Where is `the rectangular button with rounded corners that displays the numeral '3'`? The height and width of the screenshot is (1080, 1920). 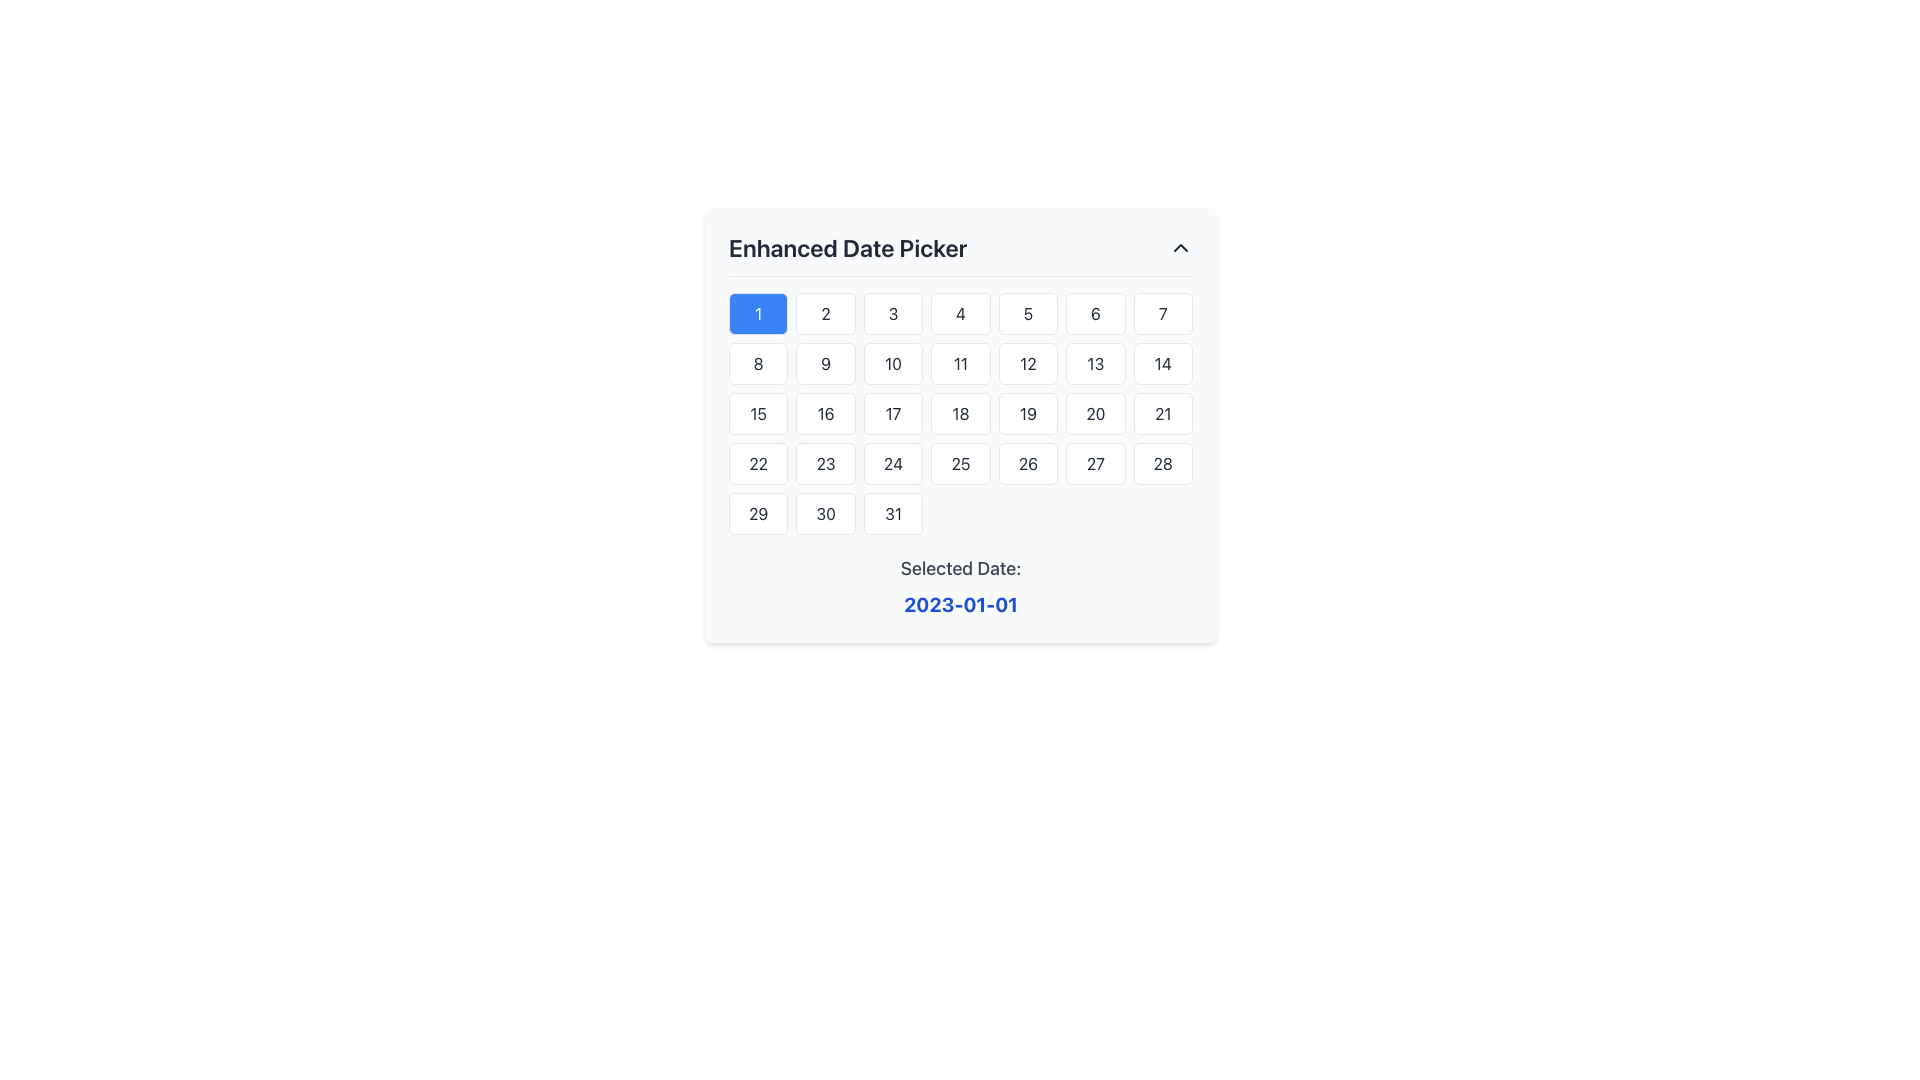
the rectangular button with rounded corners that displays the numeral '3' is located at coordinates (892, 313).